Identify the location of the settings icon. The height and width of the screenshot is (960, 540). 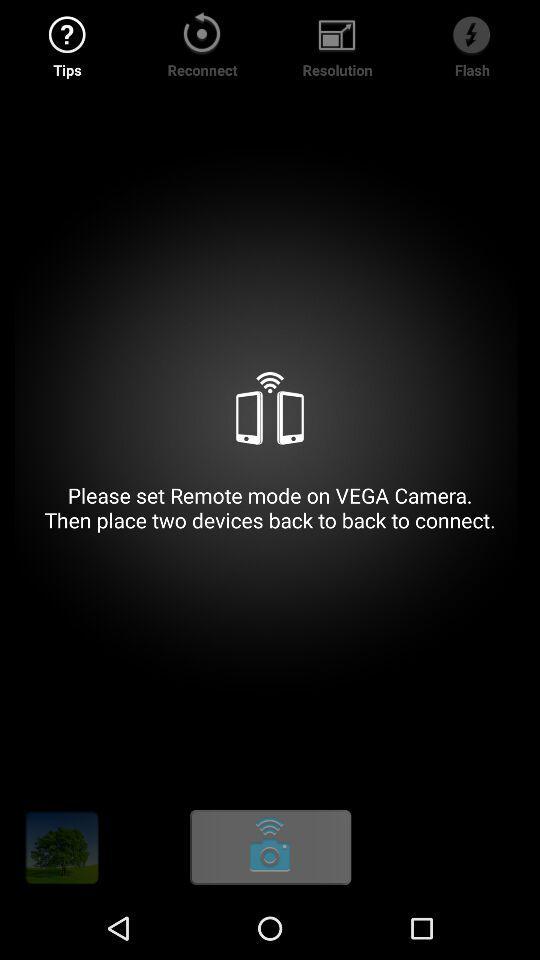
(61, 907).